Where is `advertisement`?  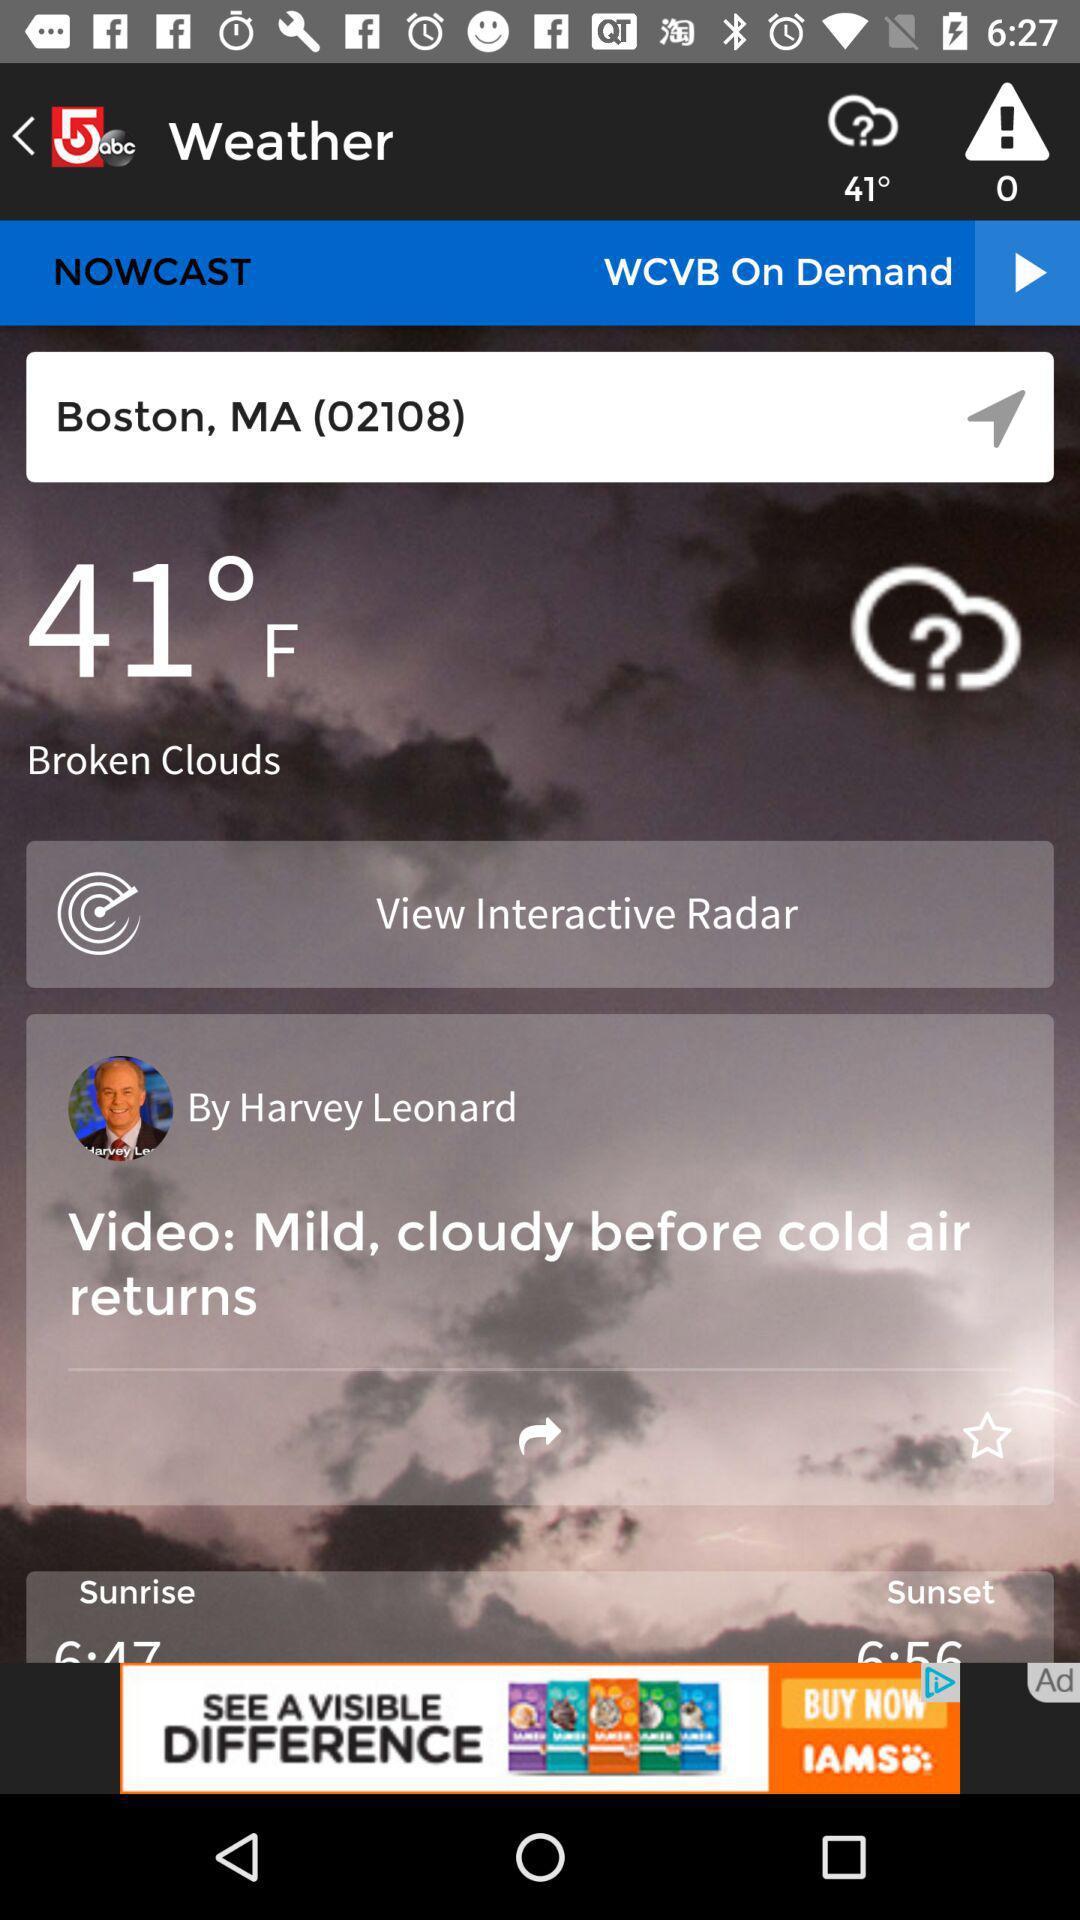
advertisement is located at coordinates (540, 1727).